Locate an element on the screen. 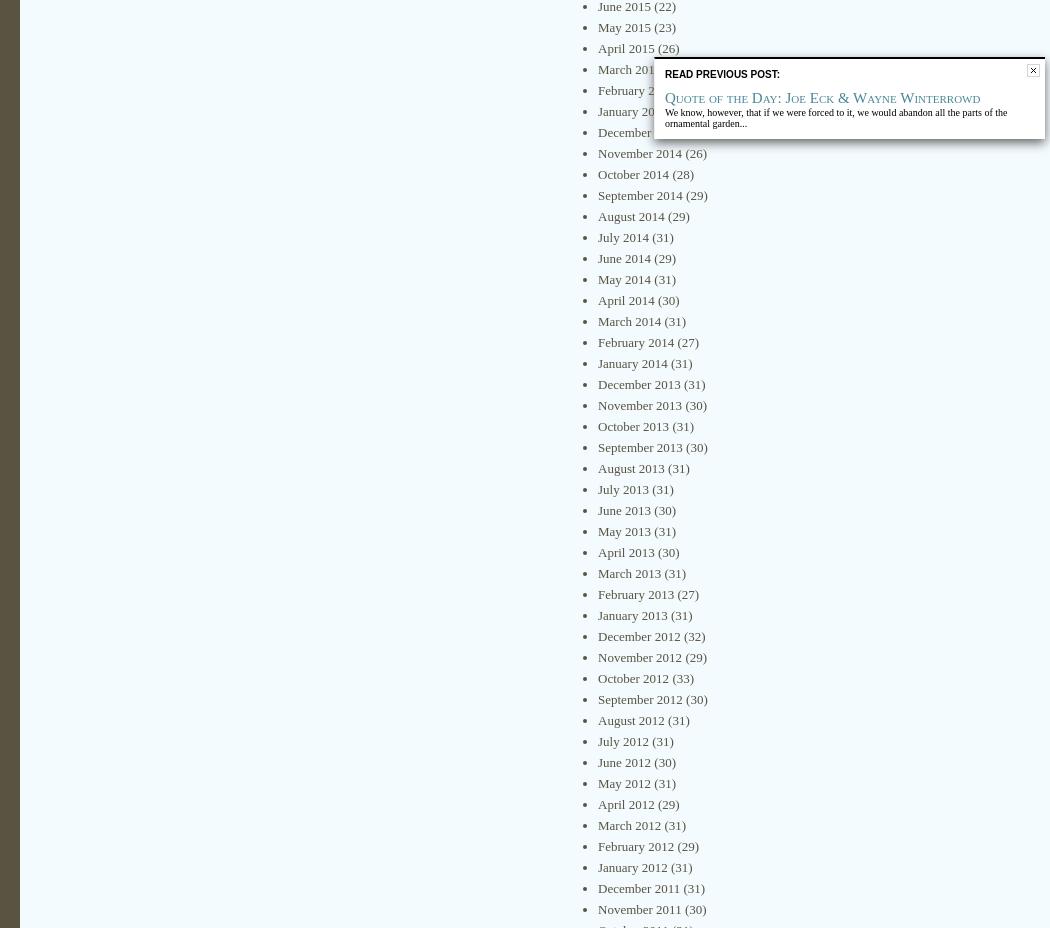  '(28)' is located at coordinates (667, 174).